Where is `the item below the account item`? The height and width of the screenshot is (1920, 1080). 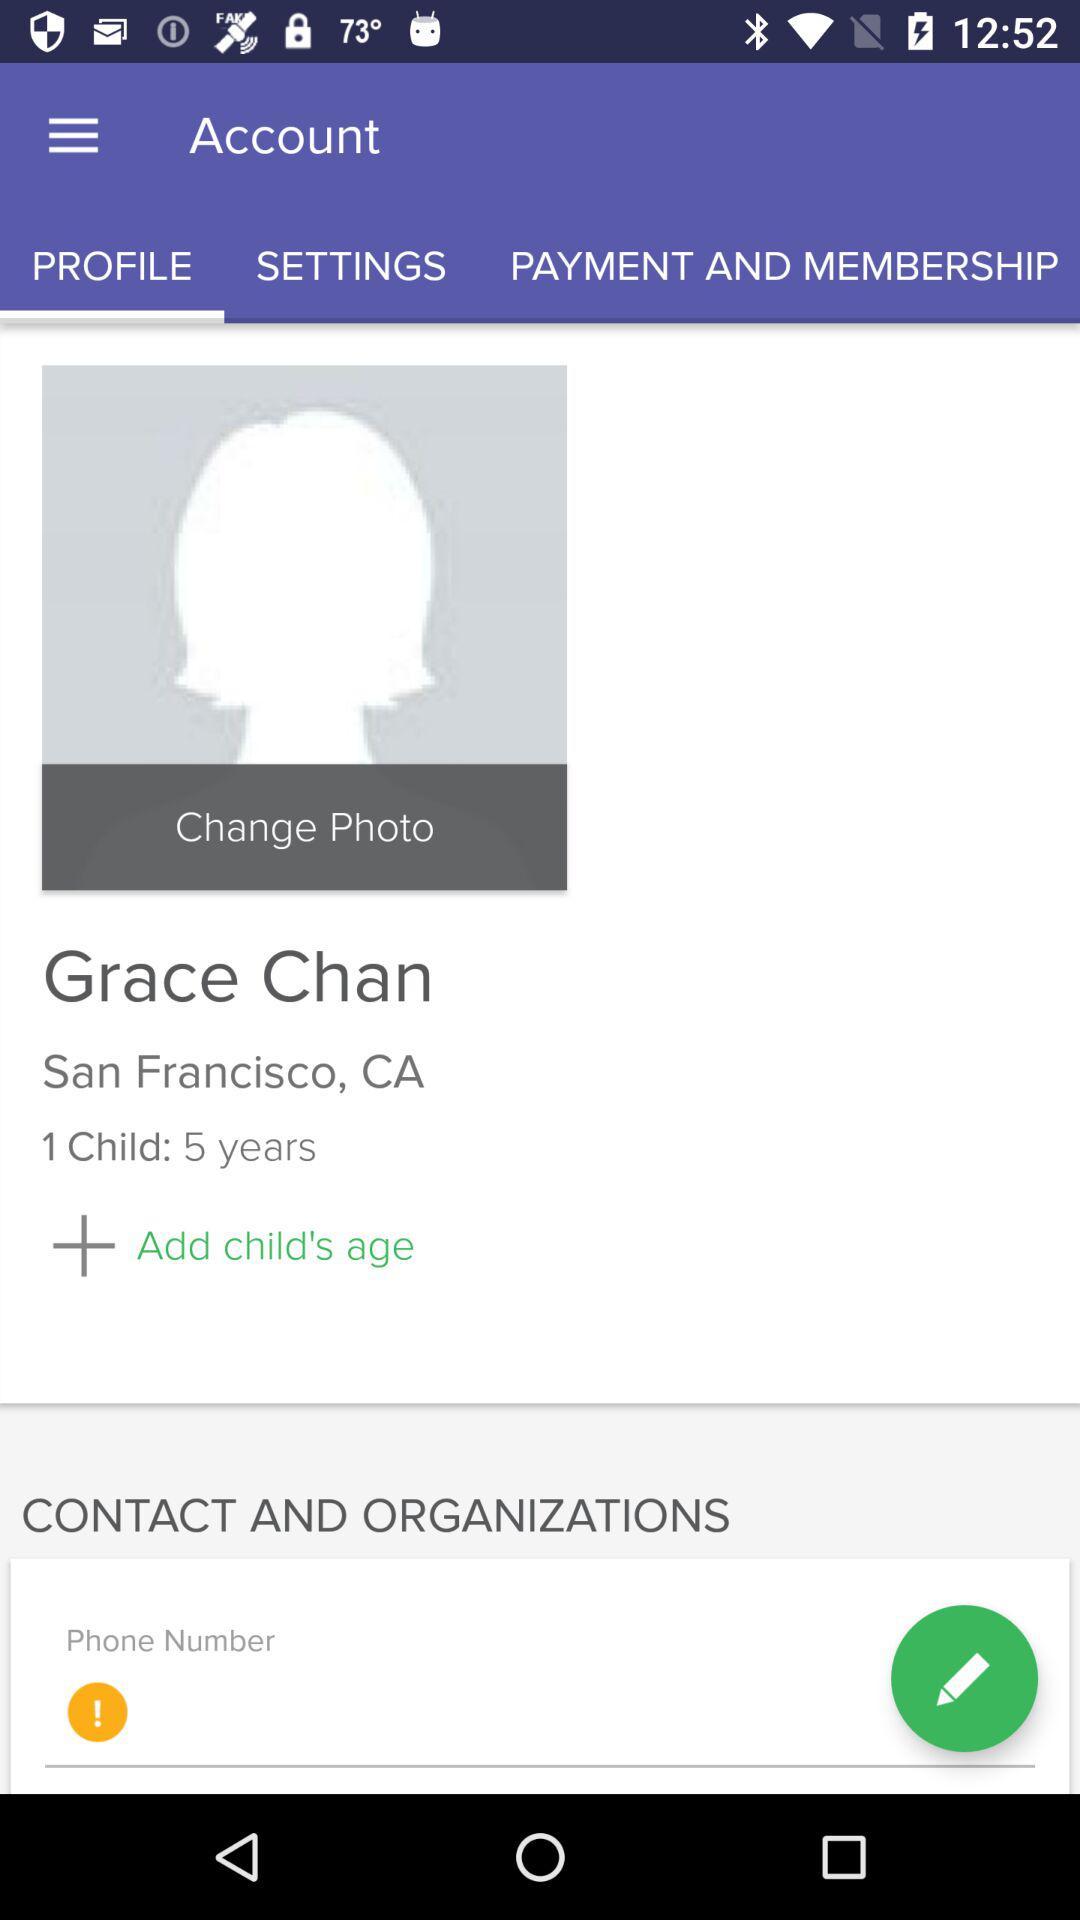 the item below the account item is located at coordinates (350, 265).